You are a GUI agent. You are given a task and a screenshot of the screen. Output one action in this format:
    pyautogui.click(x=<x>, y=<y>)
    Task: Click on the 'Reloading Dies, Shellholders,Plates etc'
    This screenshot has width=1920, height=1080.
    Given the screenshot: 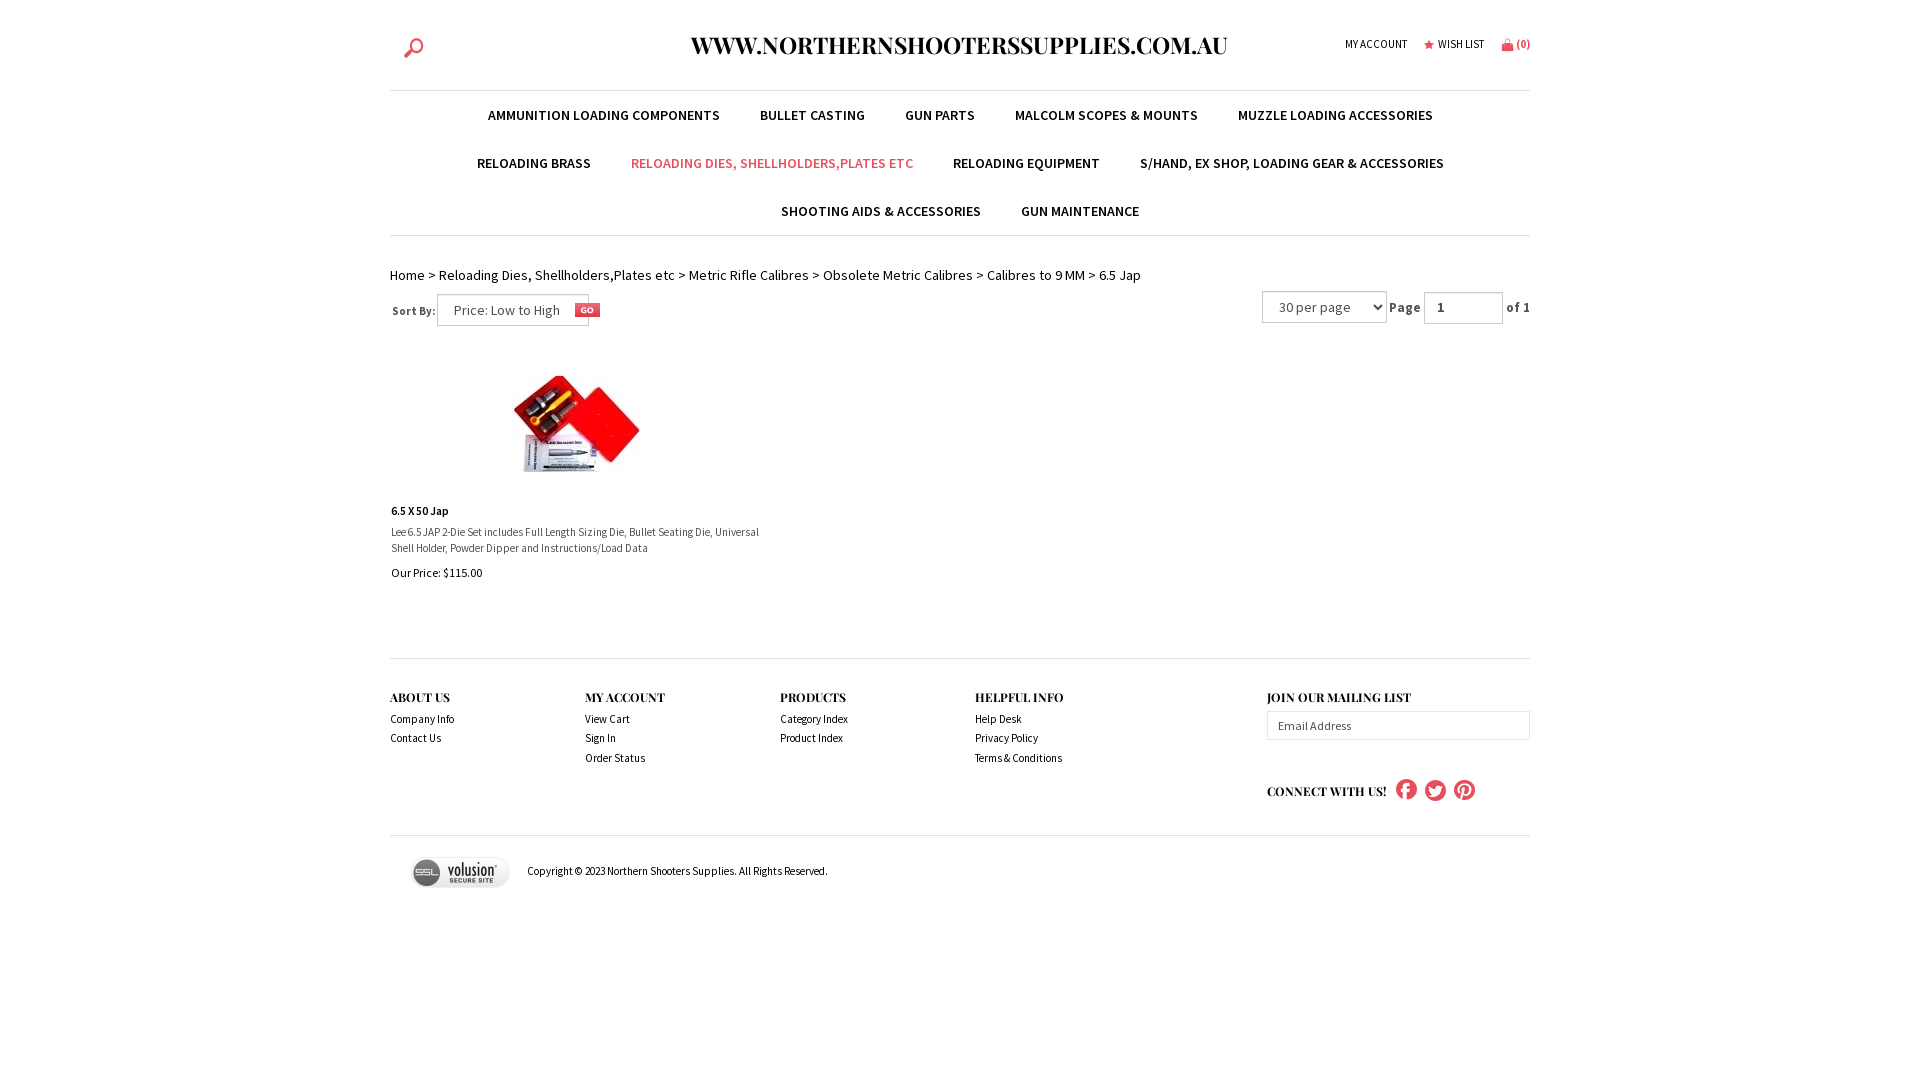 What is the action you would take?
    pyautogui.click(x=556, y=274)
    